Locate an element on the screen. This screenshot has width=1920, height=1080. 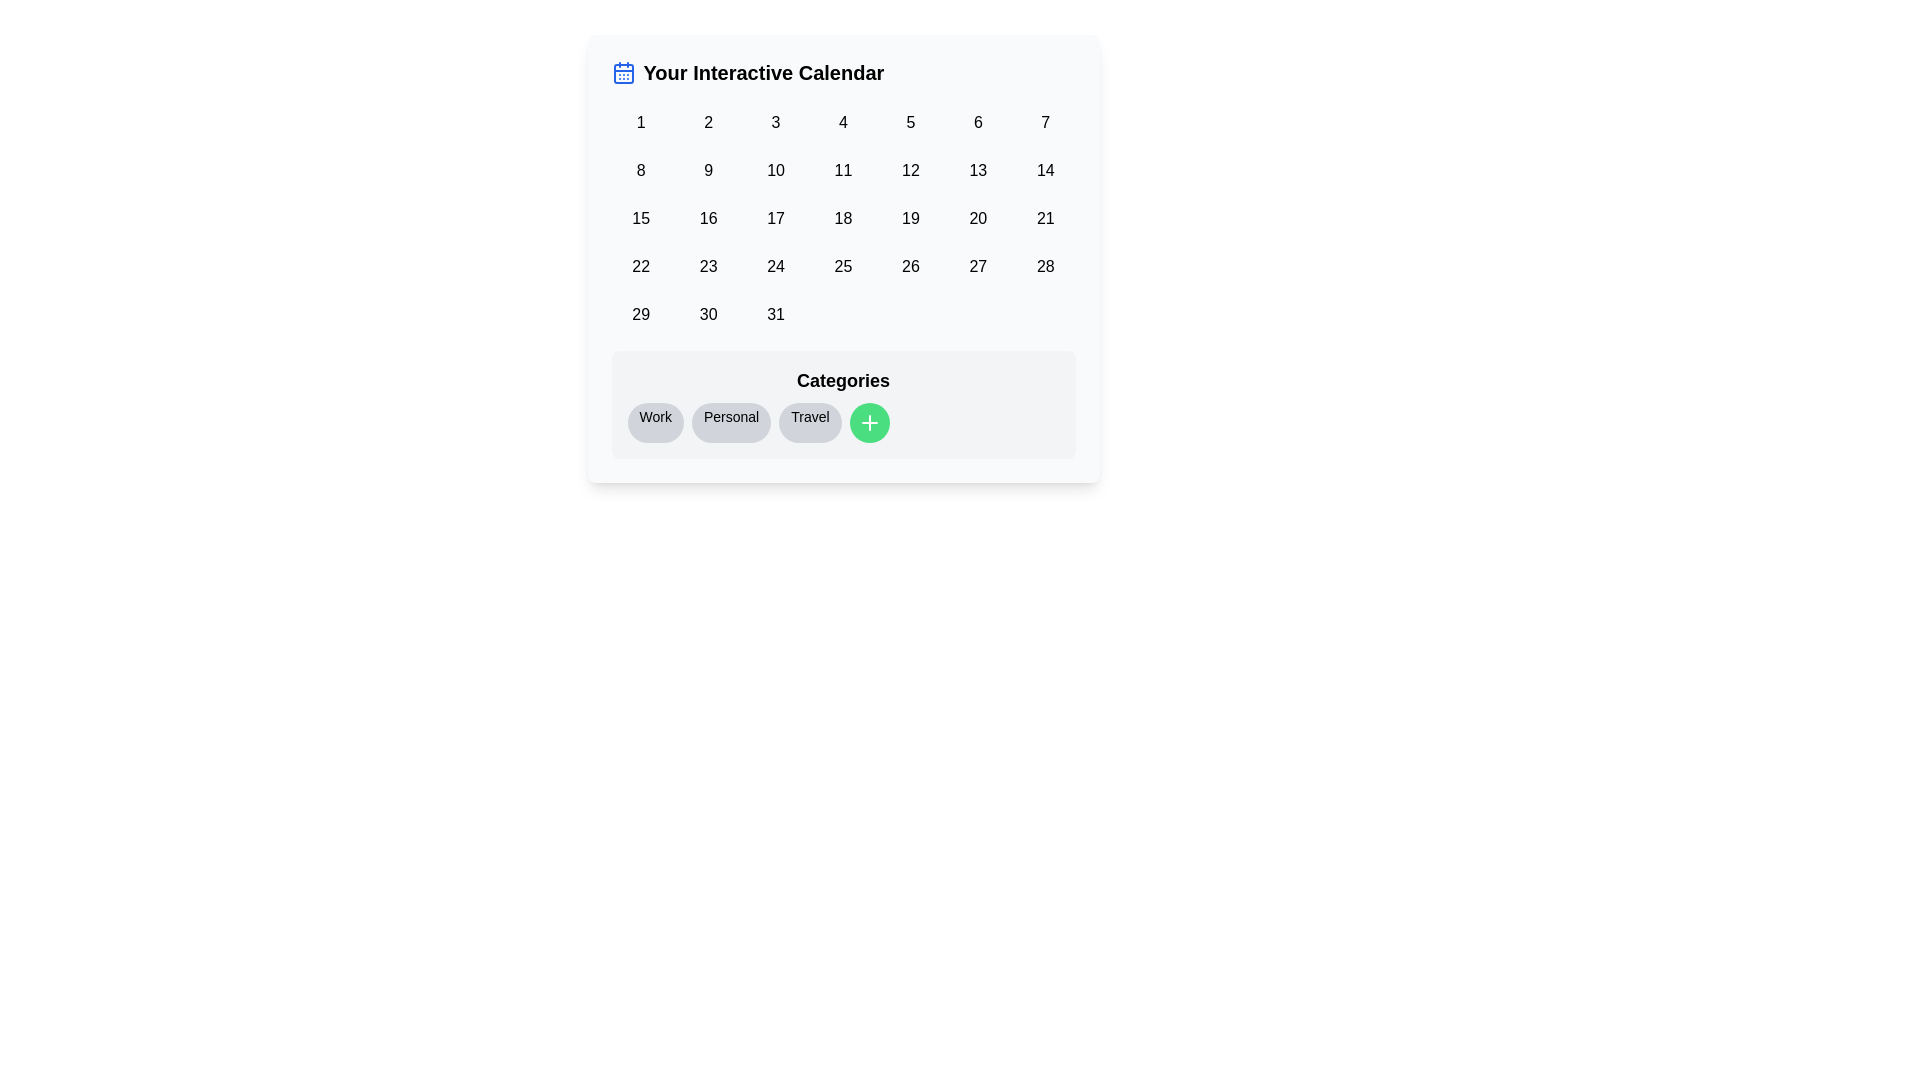
the calendar button representing a date, positioned as the fifth item in the first row of the grid below the 'Your Interactive Calendar' header is located at coordinates (909, 123).